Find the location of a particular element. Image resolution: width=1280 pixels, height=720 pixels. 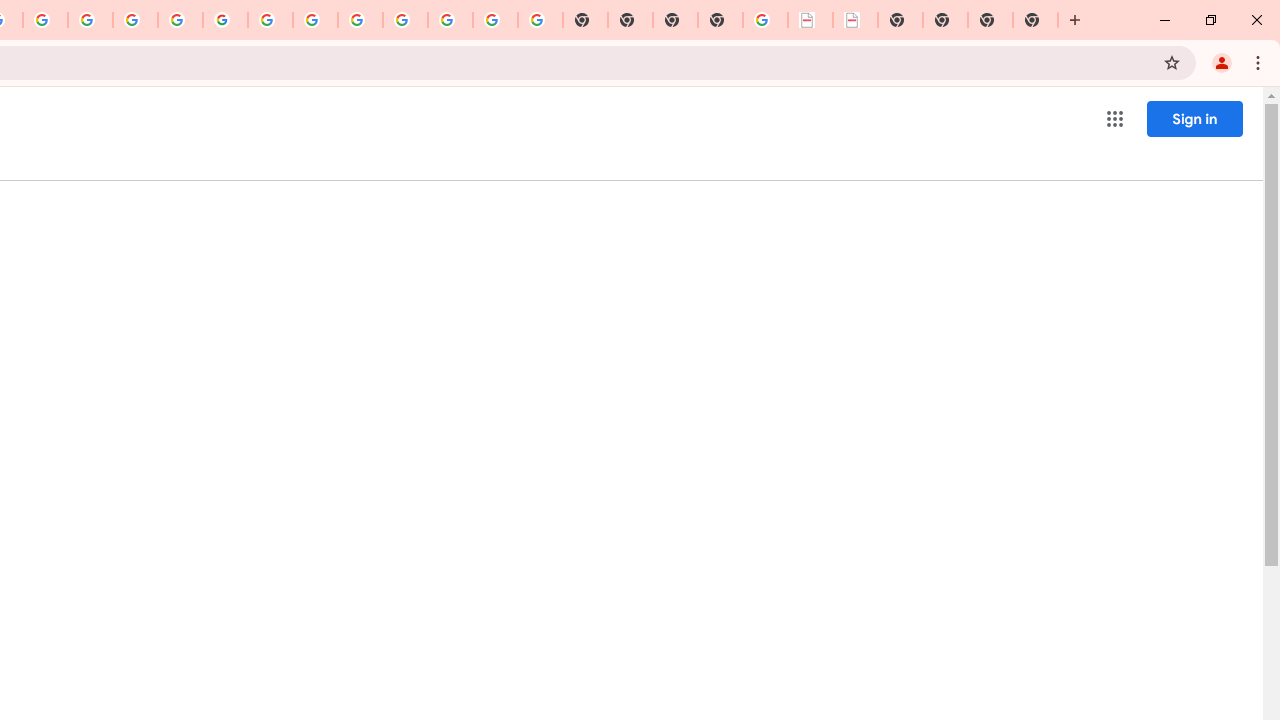

'Privacy Help Center - Policies Help' is located at coordinates (134, 20).